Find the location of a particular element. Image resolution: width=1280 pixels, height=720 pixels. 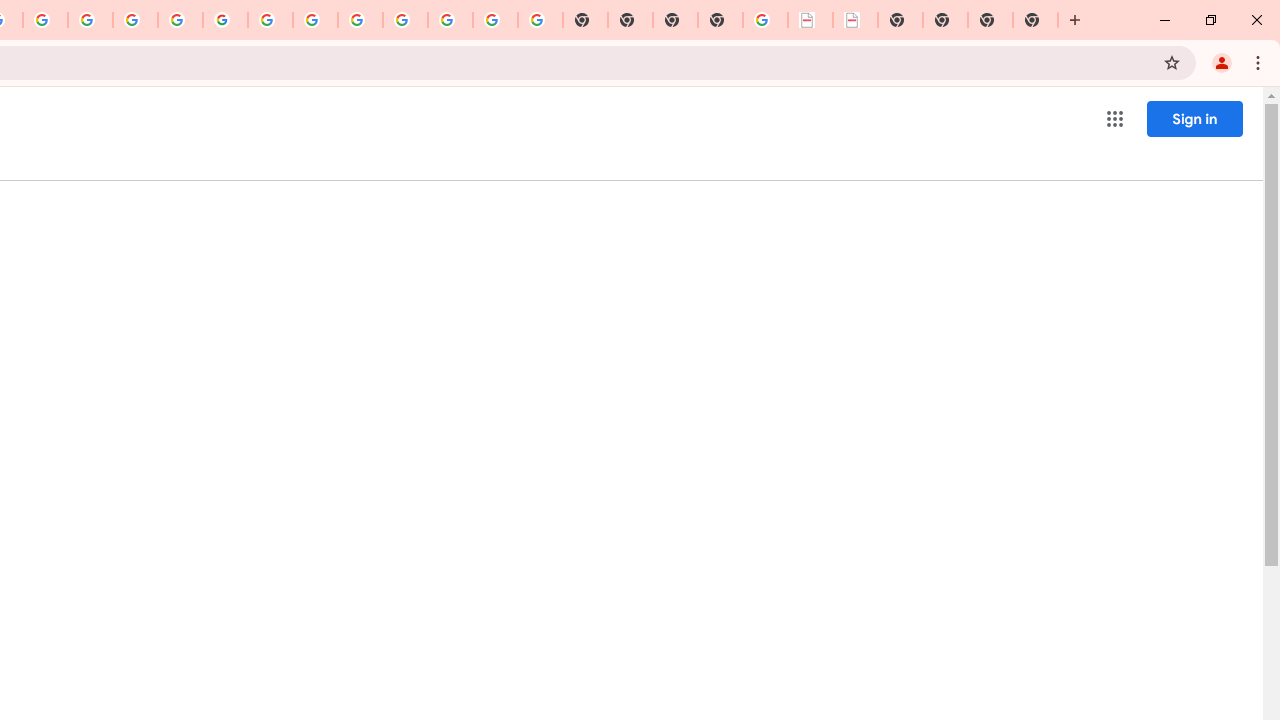

'Privacy Help Center - Policies Help' is located at coordinates (134, 20).